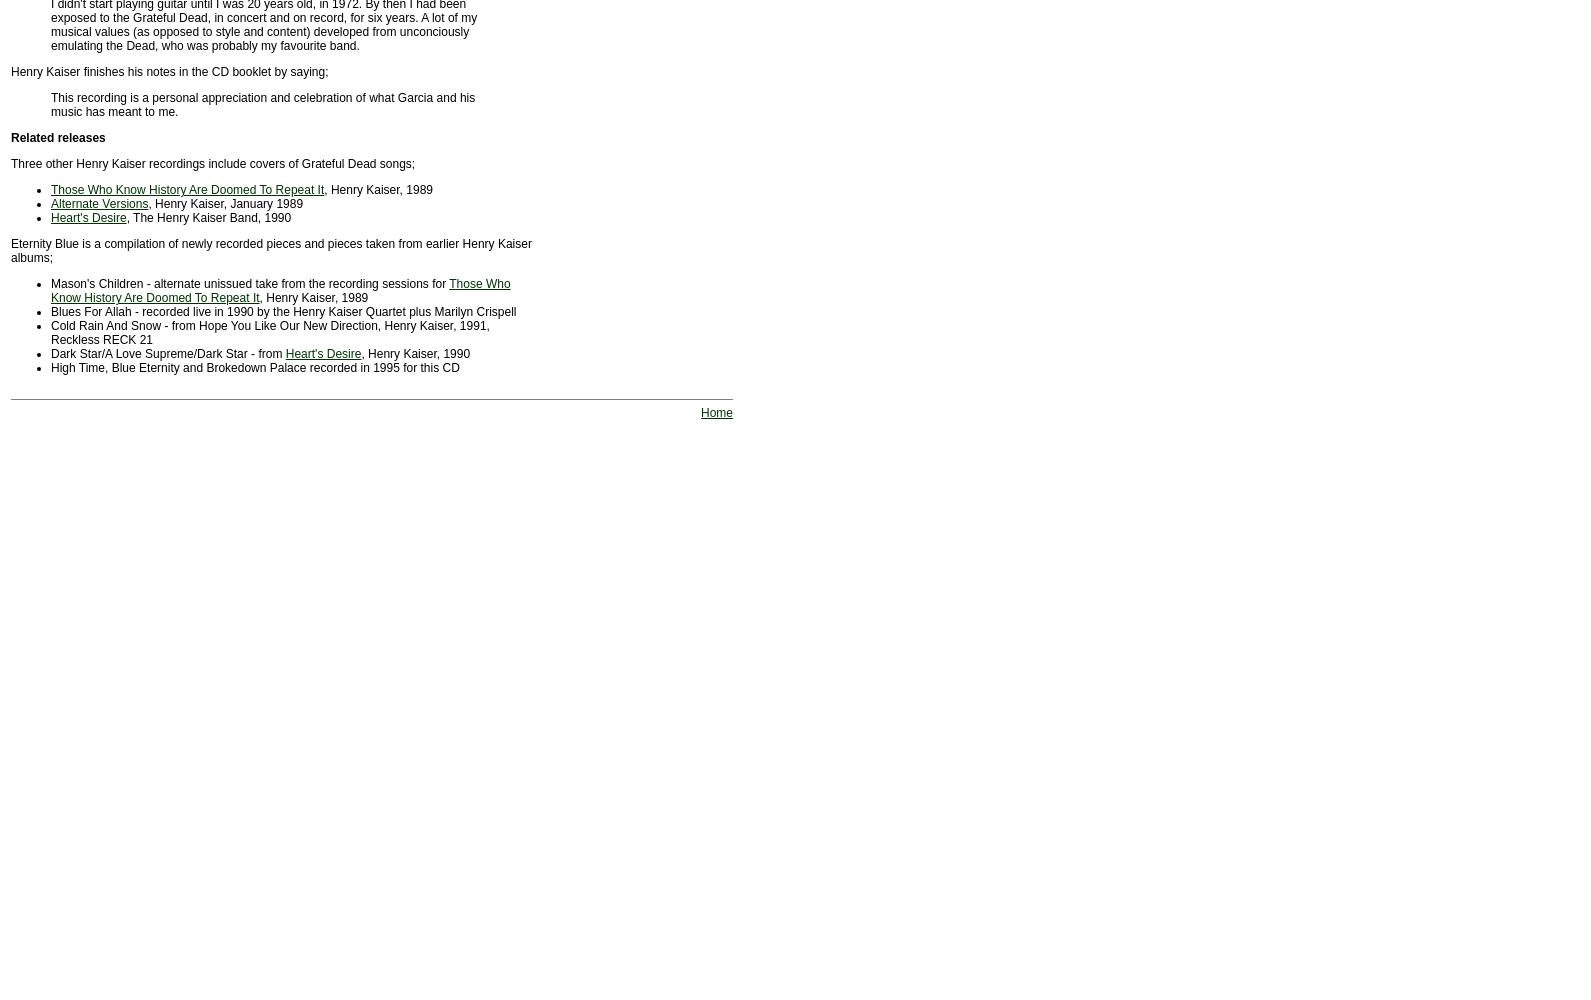 The width and height of the screenshot is (1591, 1000). What do you see at coordinates (268, 332) in the screenshot?
I see `'Cold Rain And Snow - from Hope You Like Our New Direction, Henry Kaiser, 1991, Reckless RECK 21'` at bounding box center [268, 332].